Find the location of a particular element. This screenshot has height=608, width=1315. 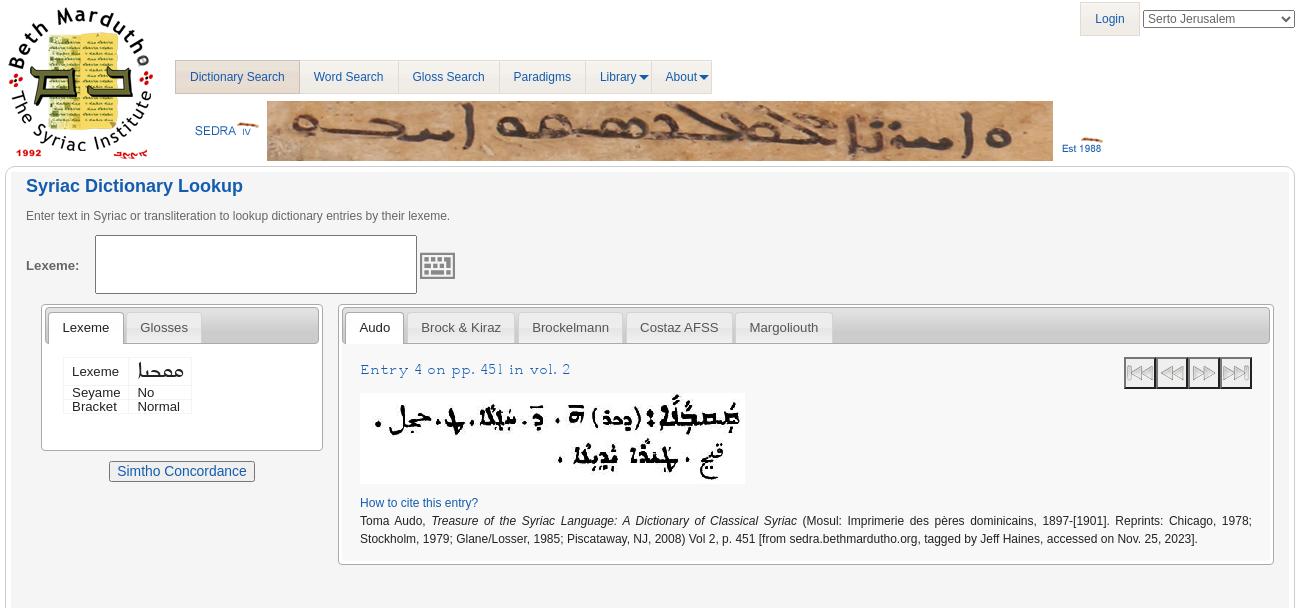

'Toma Audo,' is located at coordinates (395, 519).